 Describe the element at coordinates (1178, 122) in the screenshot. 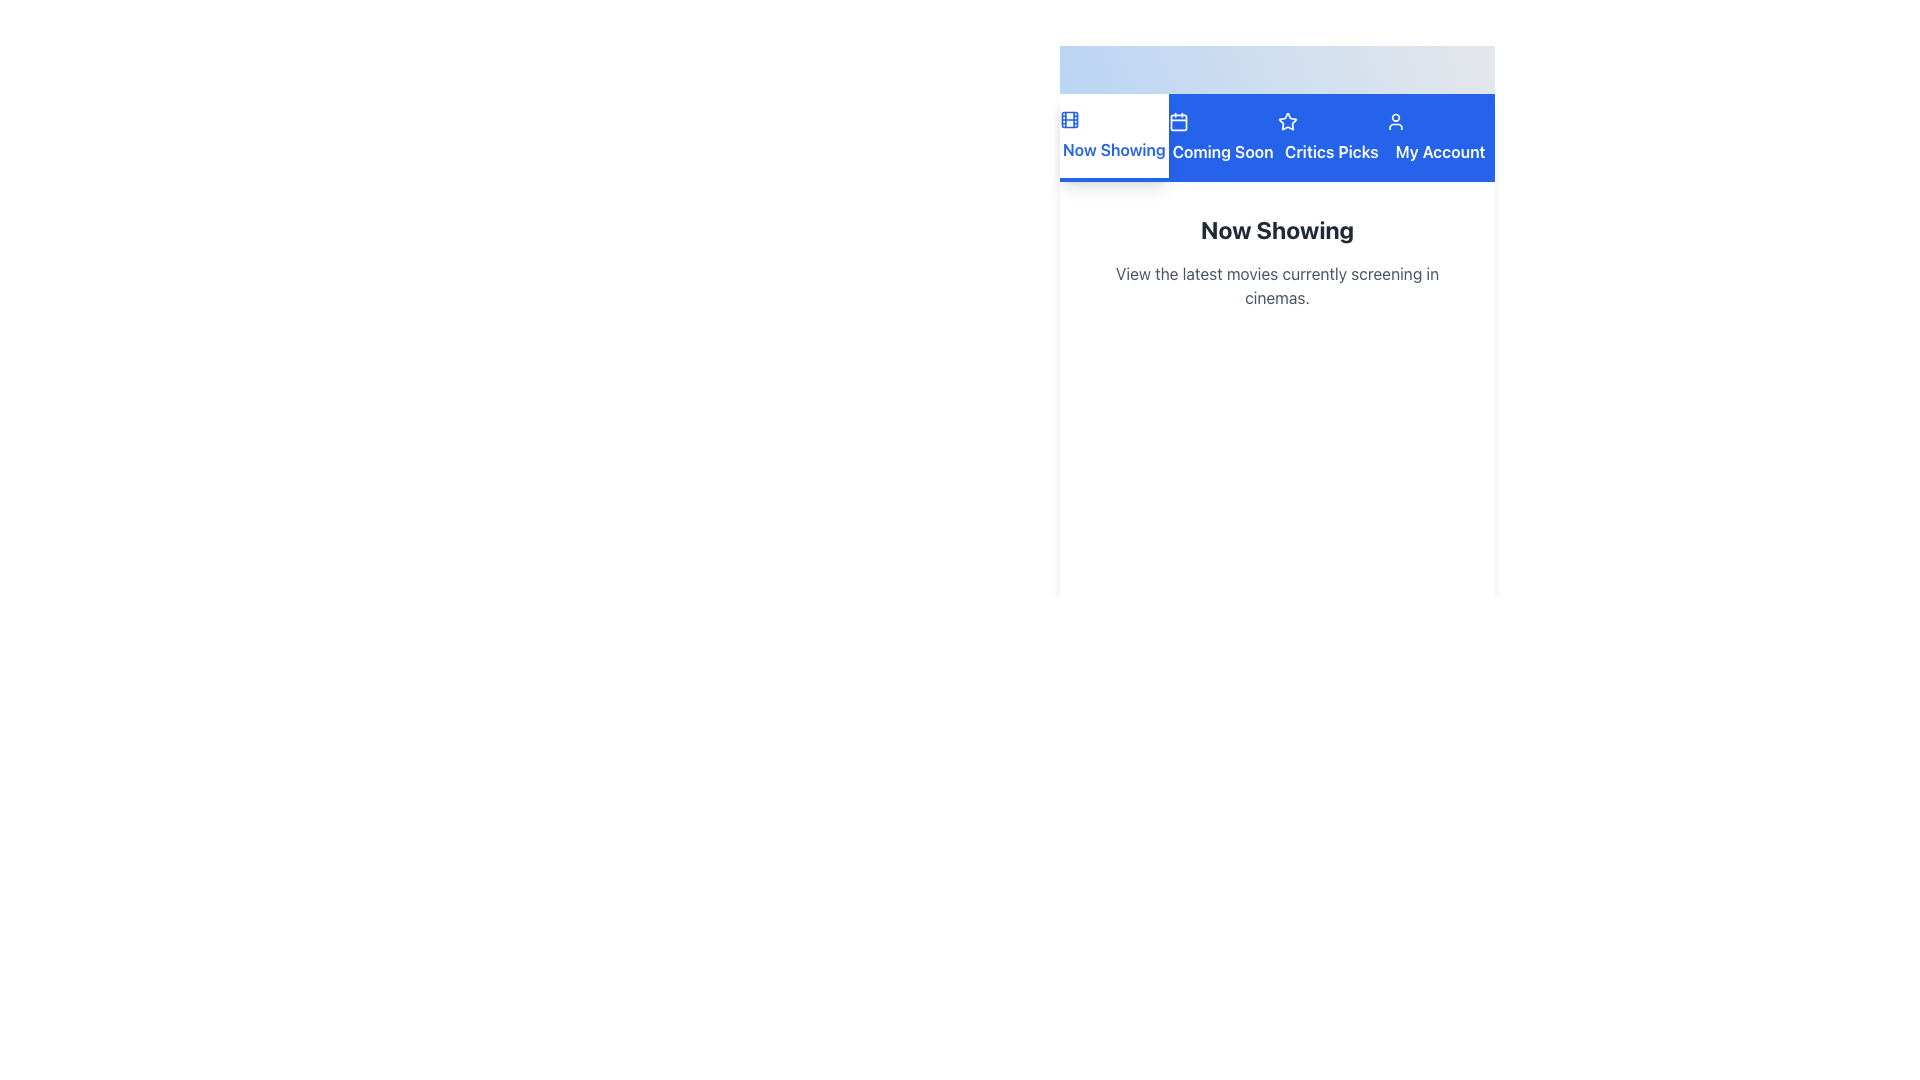

I see `the calendar icon styled in blue with rounded corners, located in the 'Coming Soon' button, positioned between the 'Now Showing' and 'Critics Picks' buttons` at that location.